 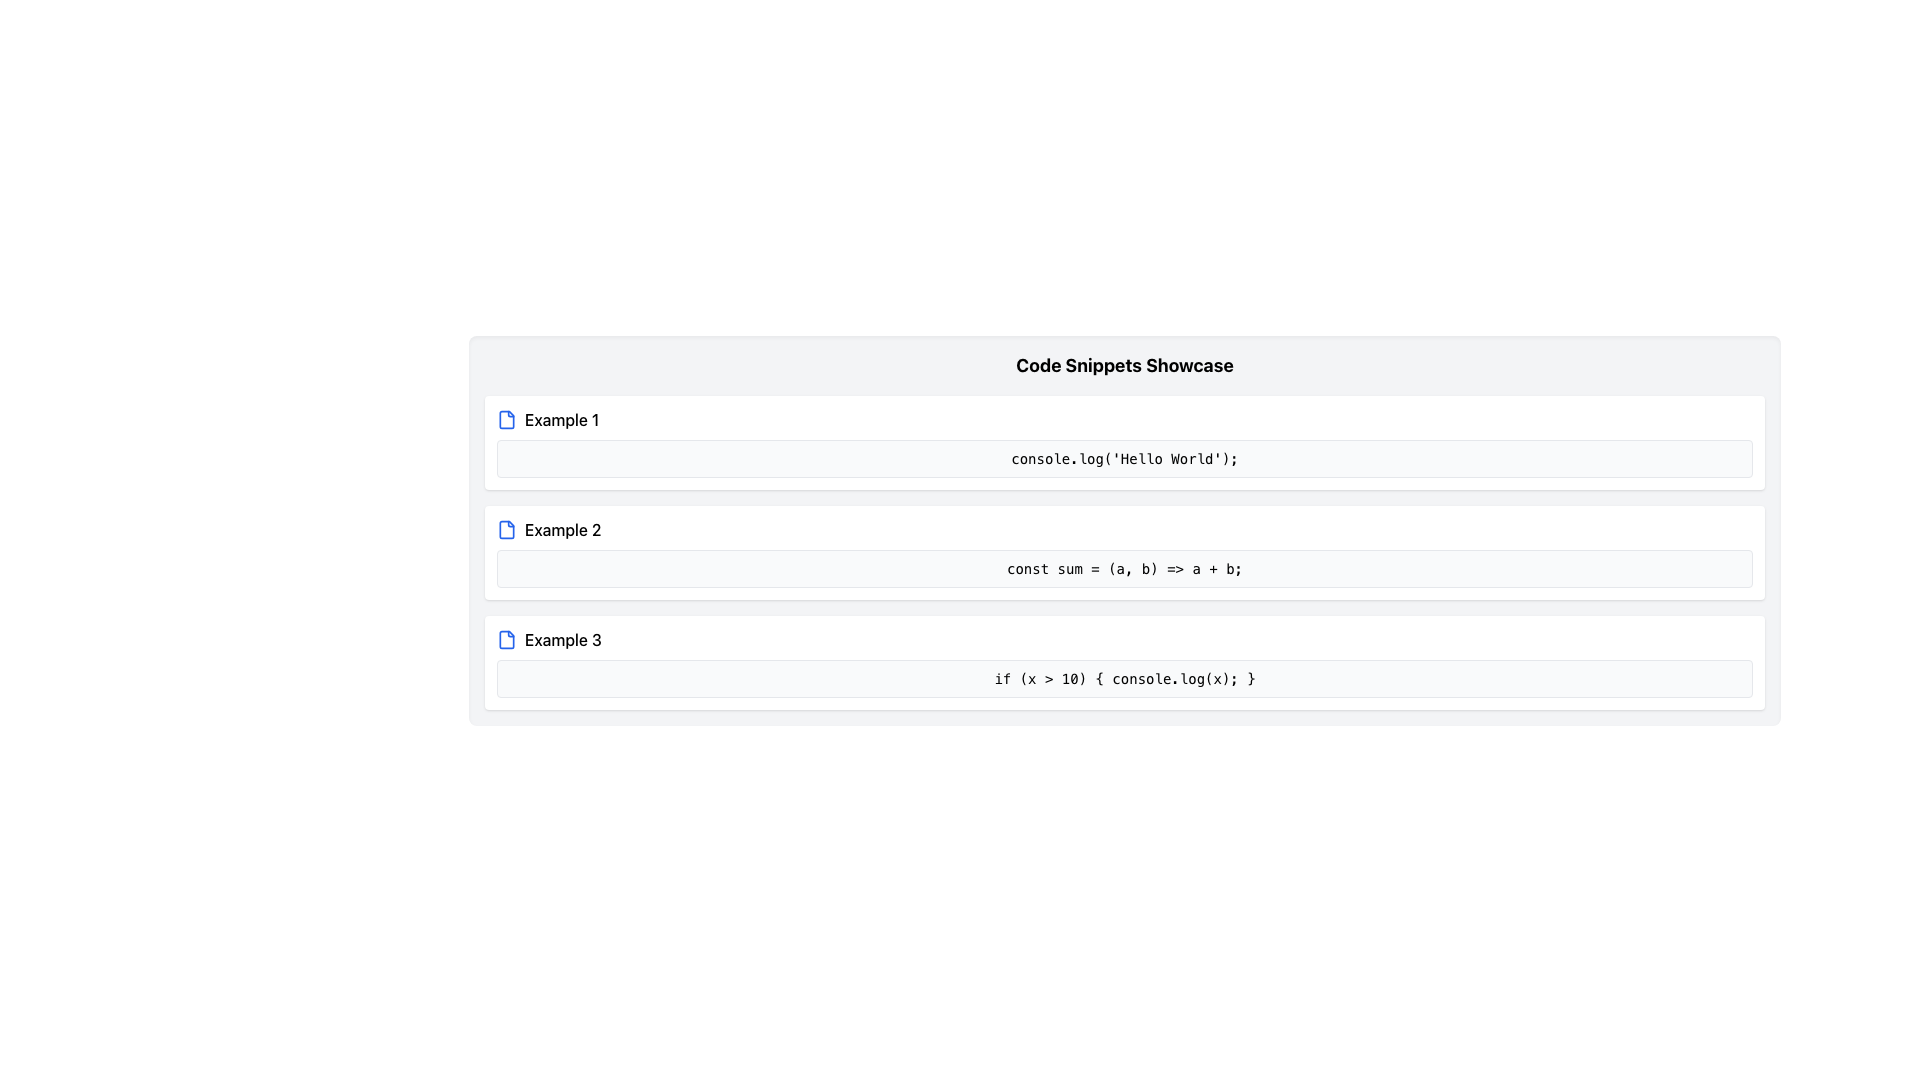 What do you see at coordinates (507, 528) in the screenshot?
I see `the icon representing the file associated with 'Example 2', which is located before the text in the same horizontal line` at bounding box center [507, 528].